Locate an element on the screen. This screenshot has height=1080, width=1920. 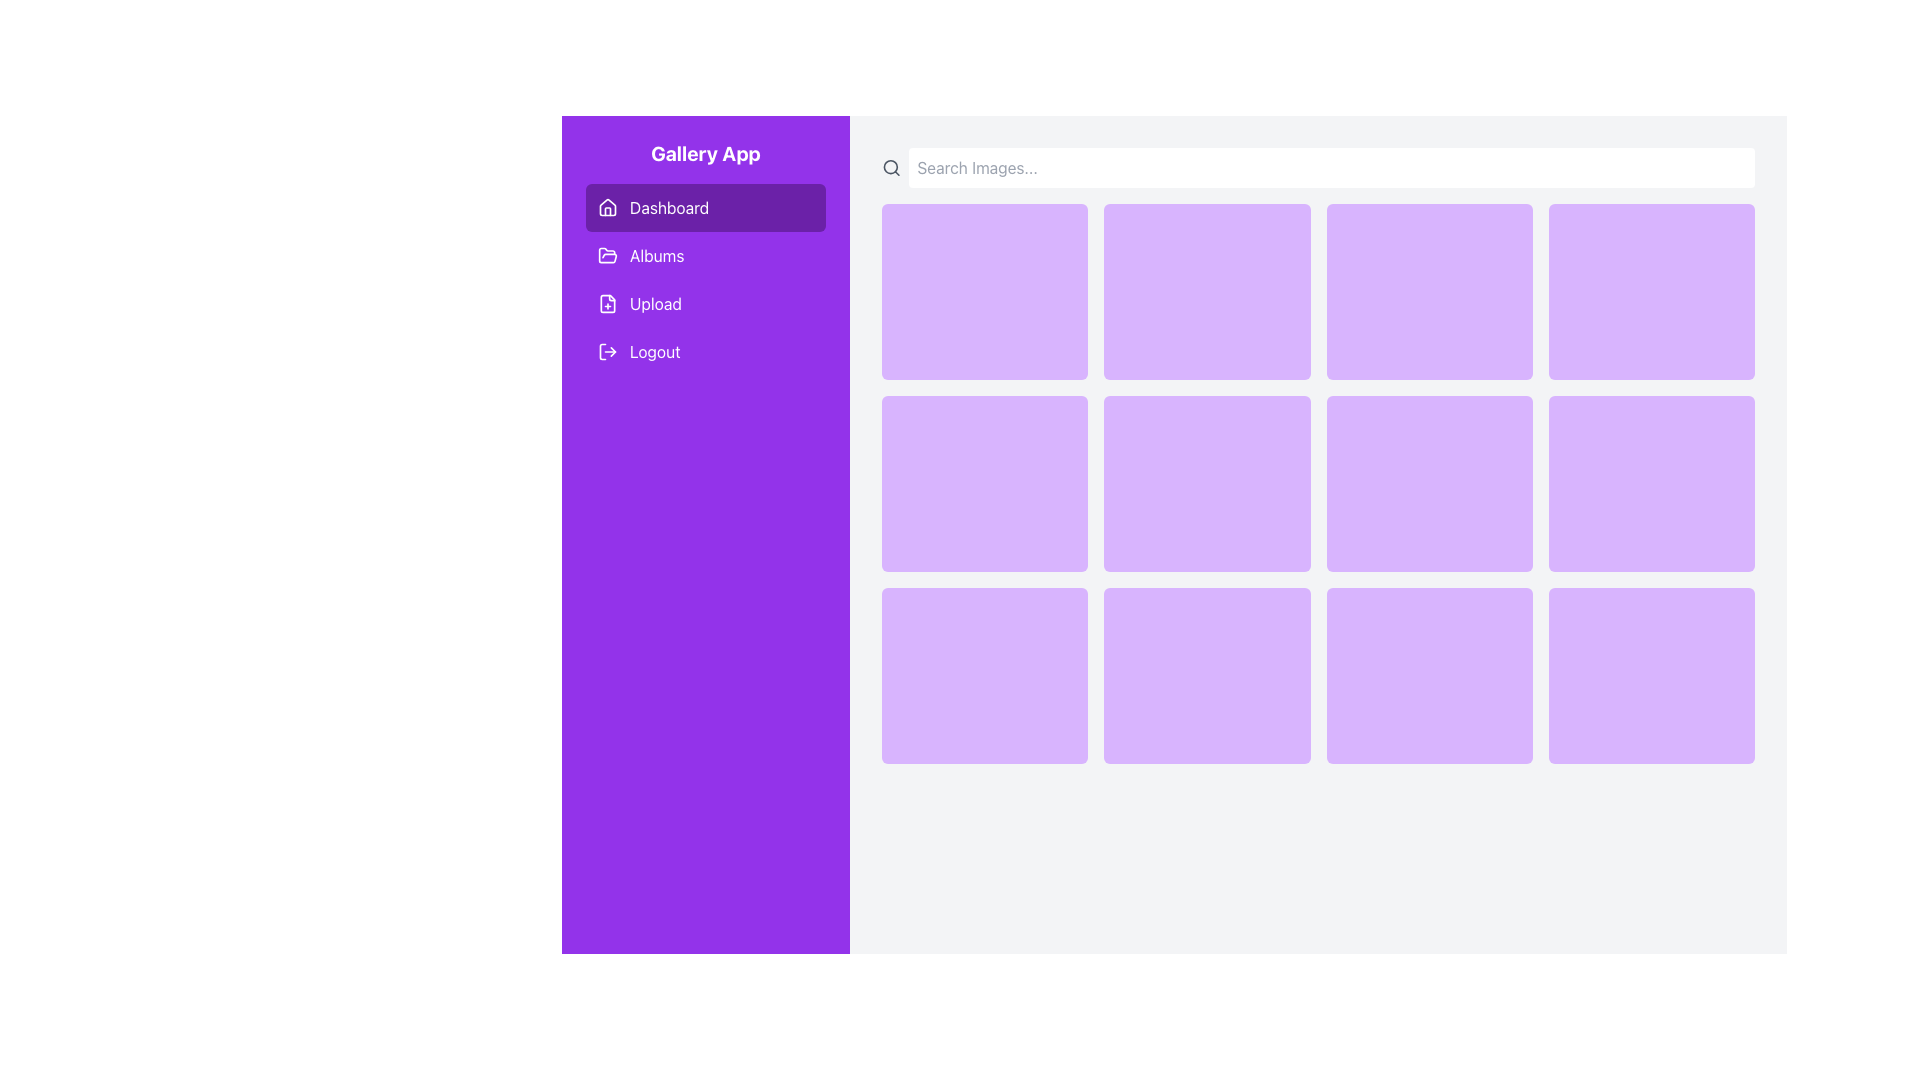
the decorative tile in the bottom-middle section of the grid, specifically in the second column of the third row, which is a square-shaped tile with rounded corners and a light purple background is located at coordinates (1206, 675).